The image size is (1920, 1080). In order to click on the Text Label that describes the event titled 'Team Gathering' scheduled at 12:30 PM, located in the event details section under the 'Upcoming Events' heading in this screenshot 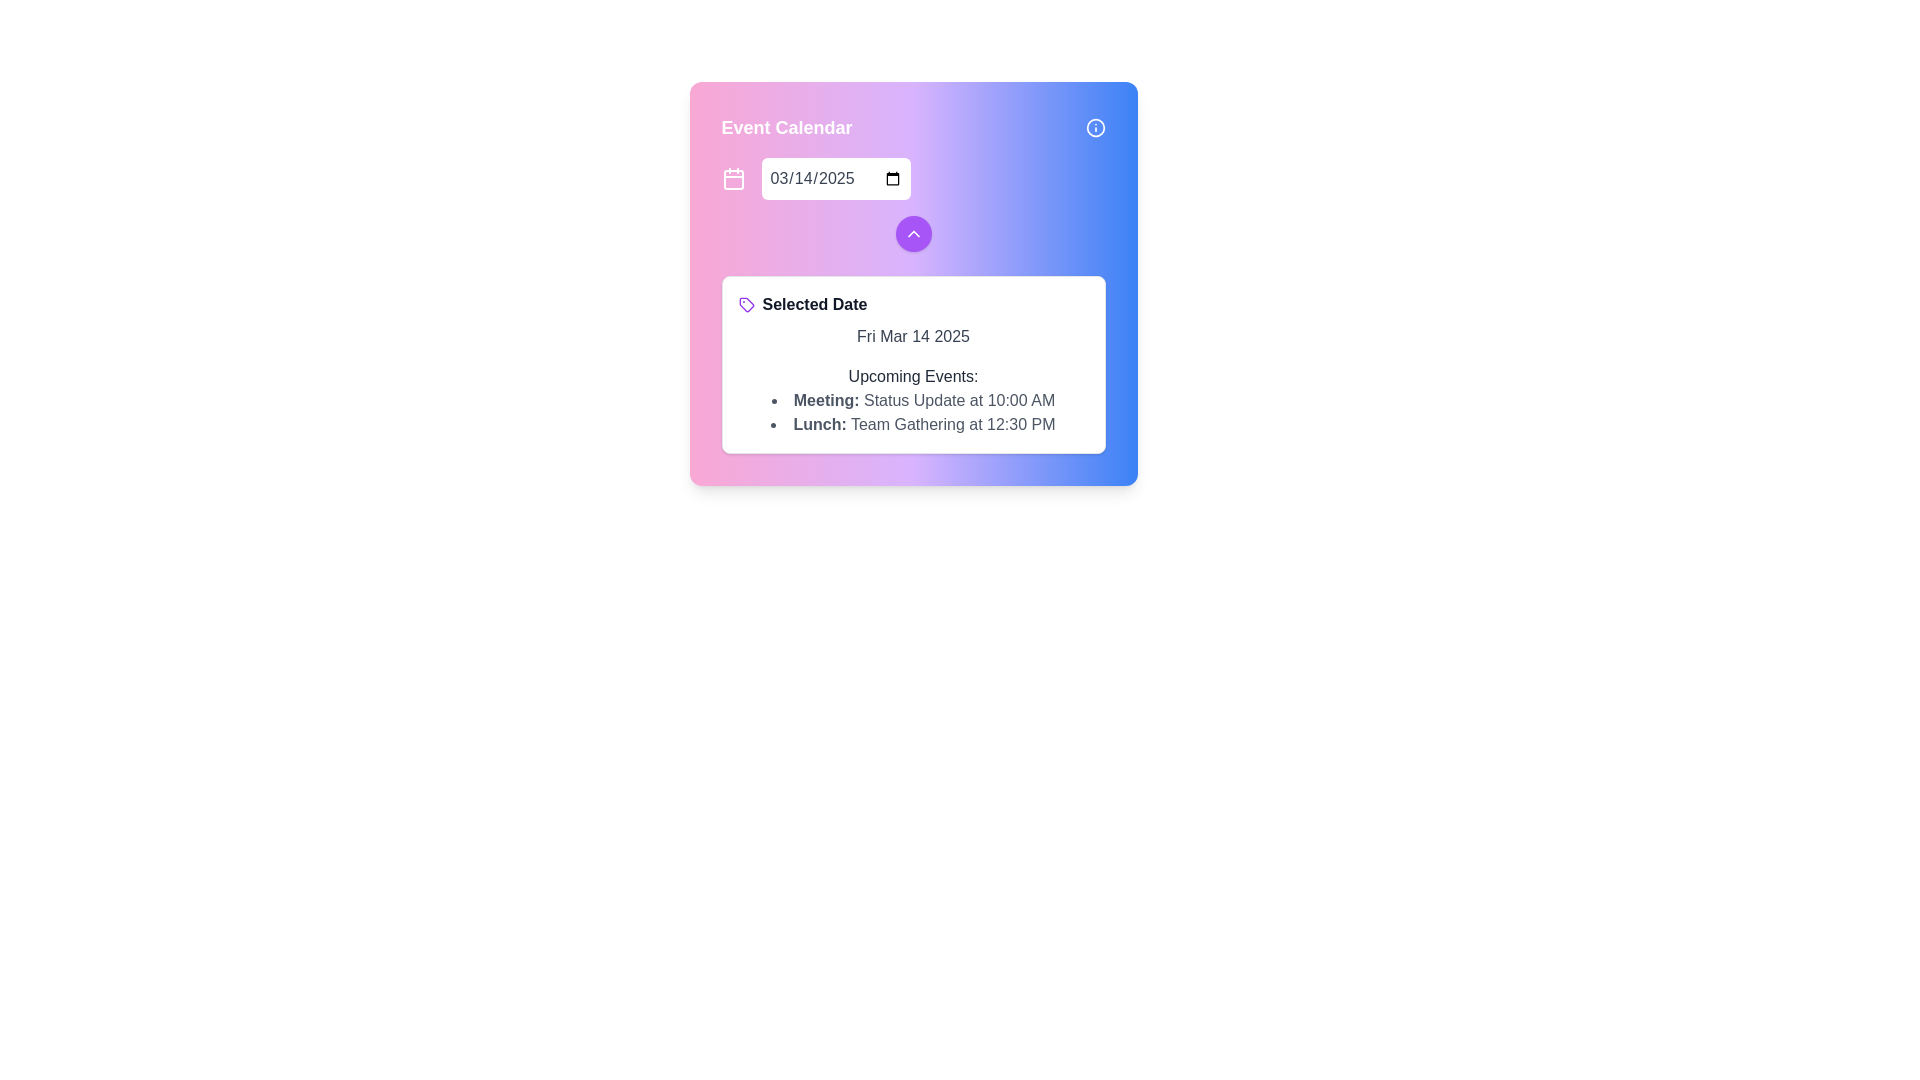, I will do `click(912, 423)`.